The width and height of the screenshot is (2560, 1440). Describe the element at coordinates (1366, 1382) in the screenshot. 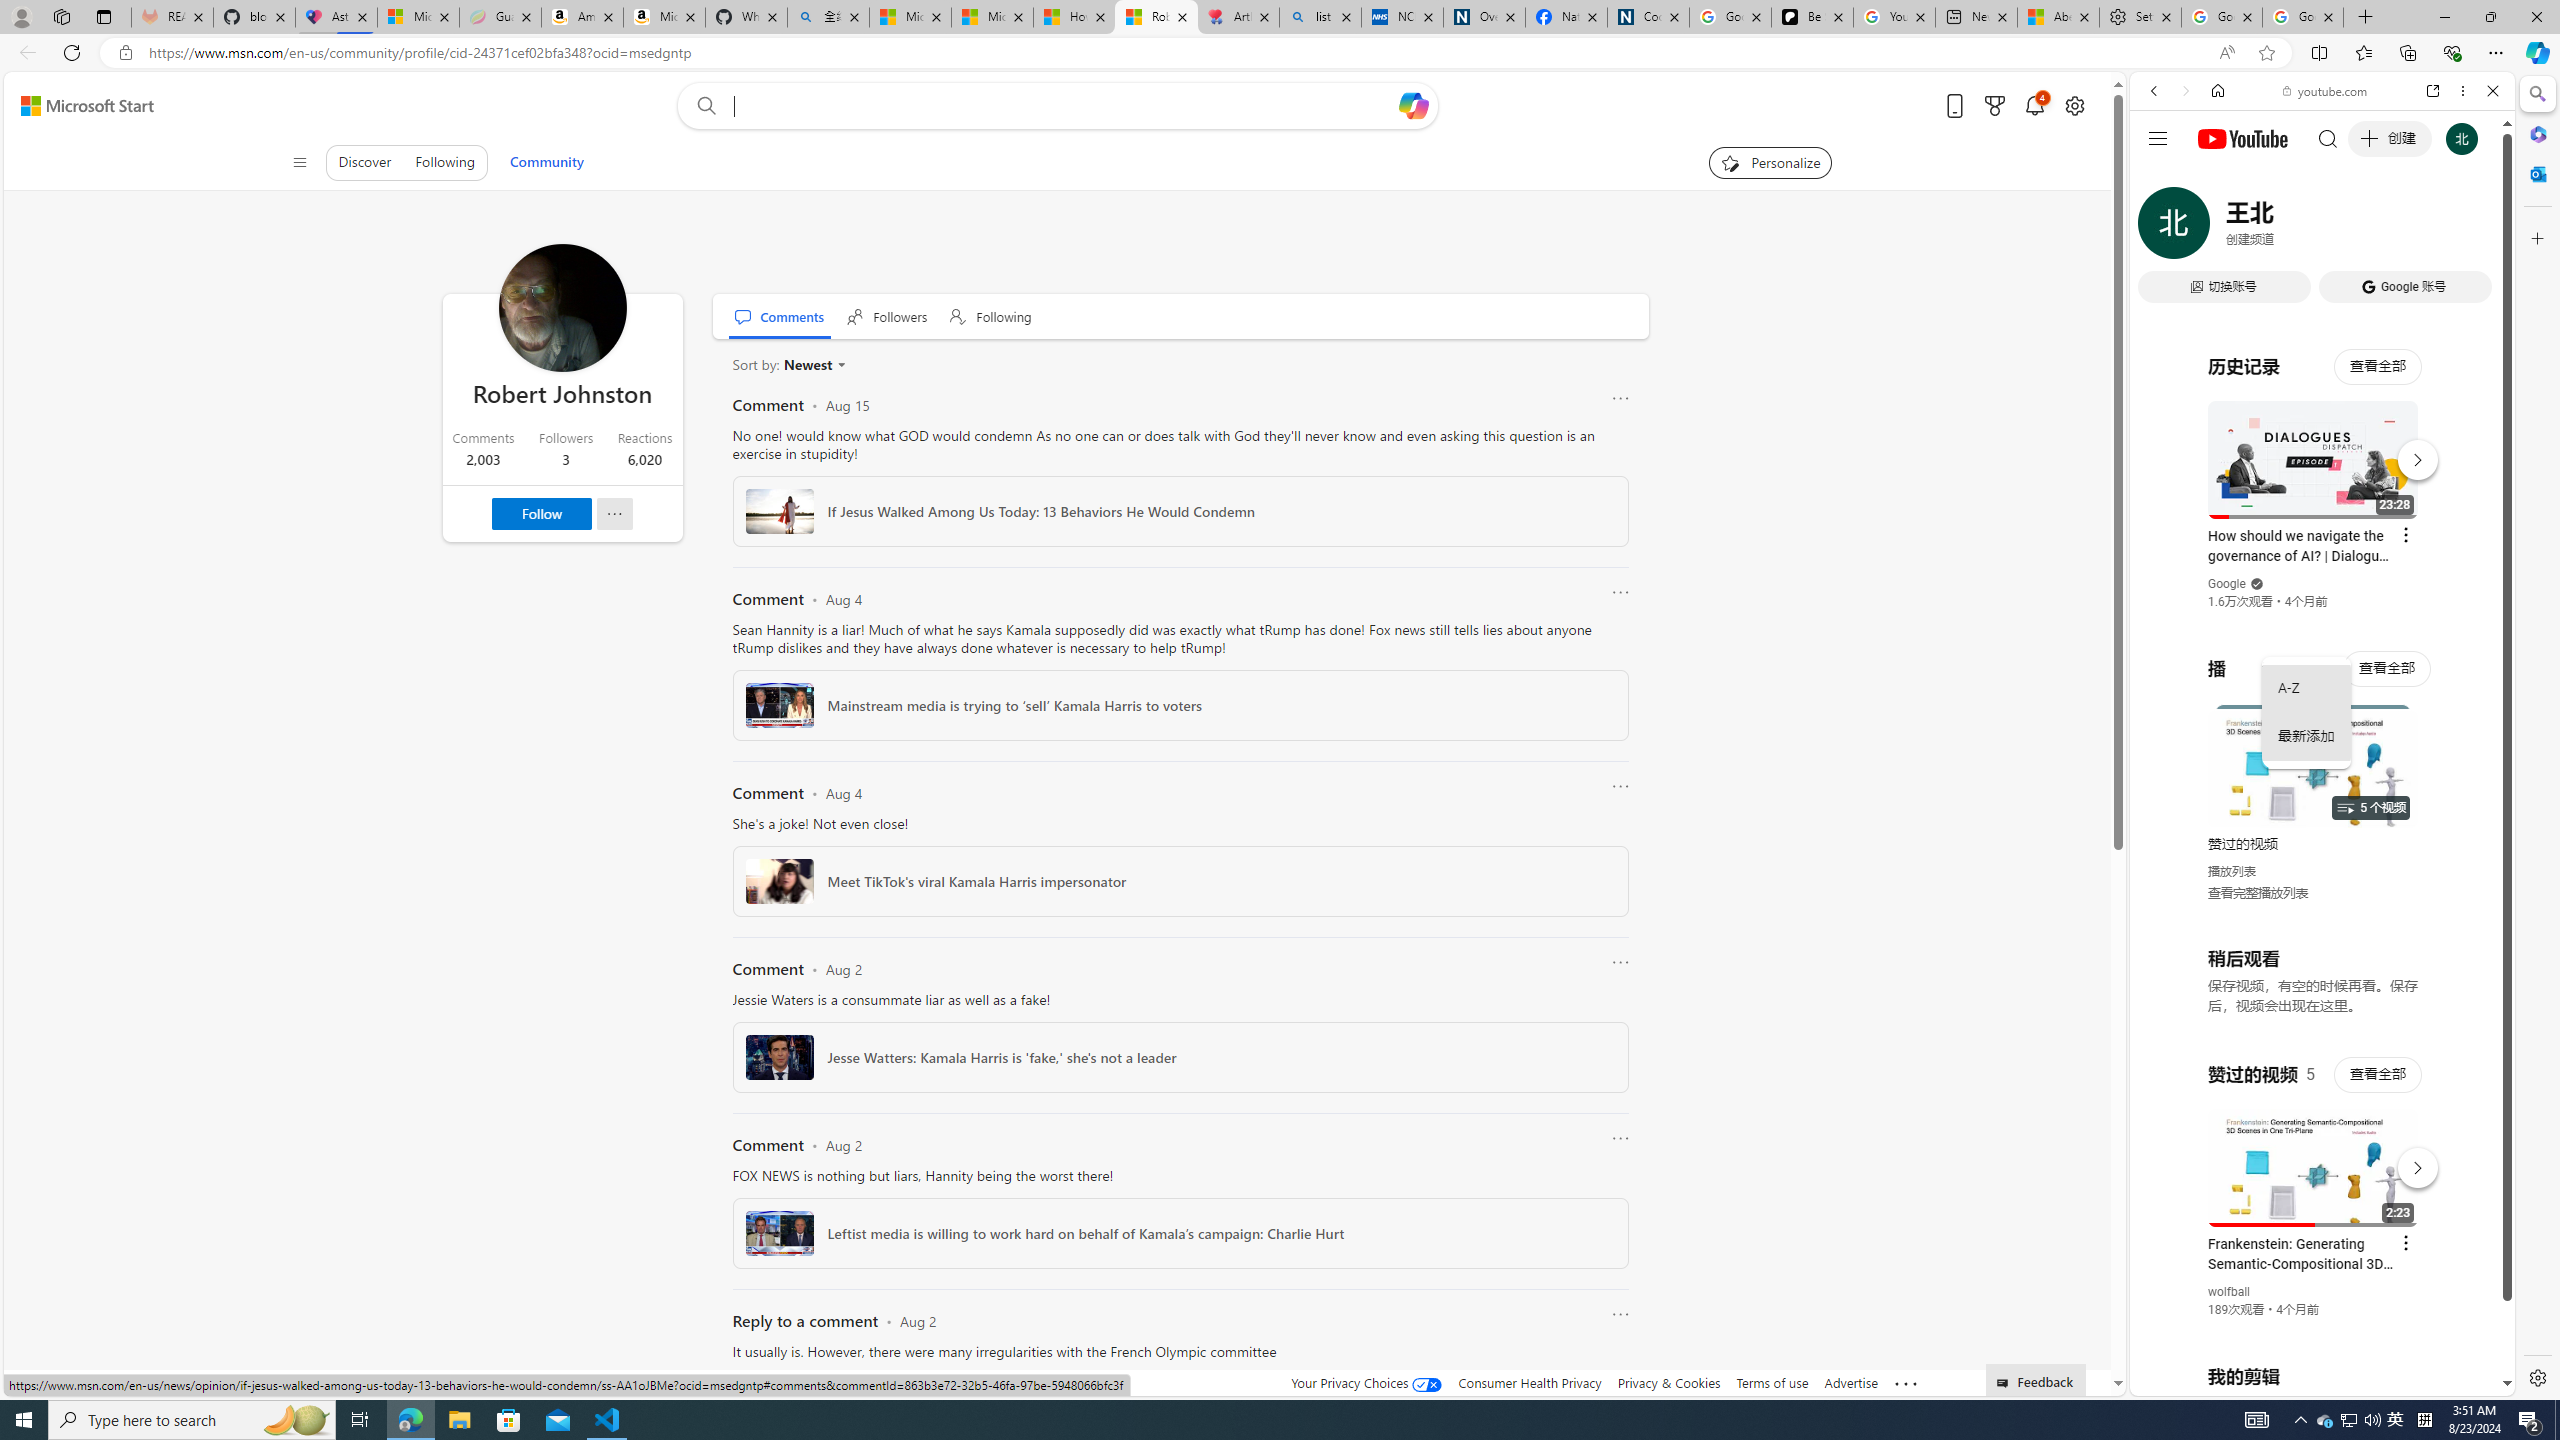

I see `'Your Privacy Choices'` at that location.